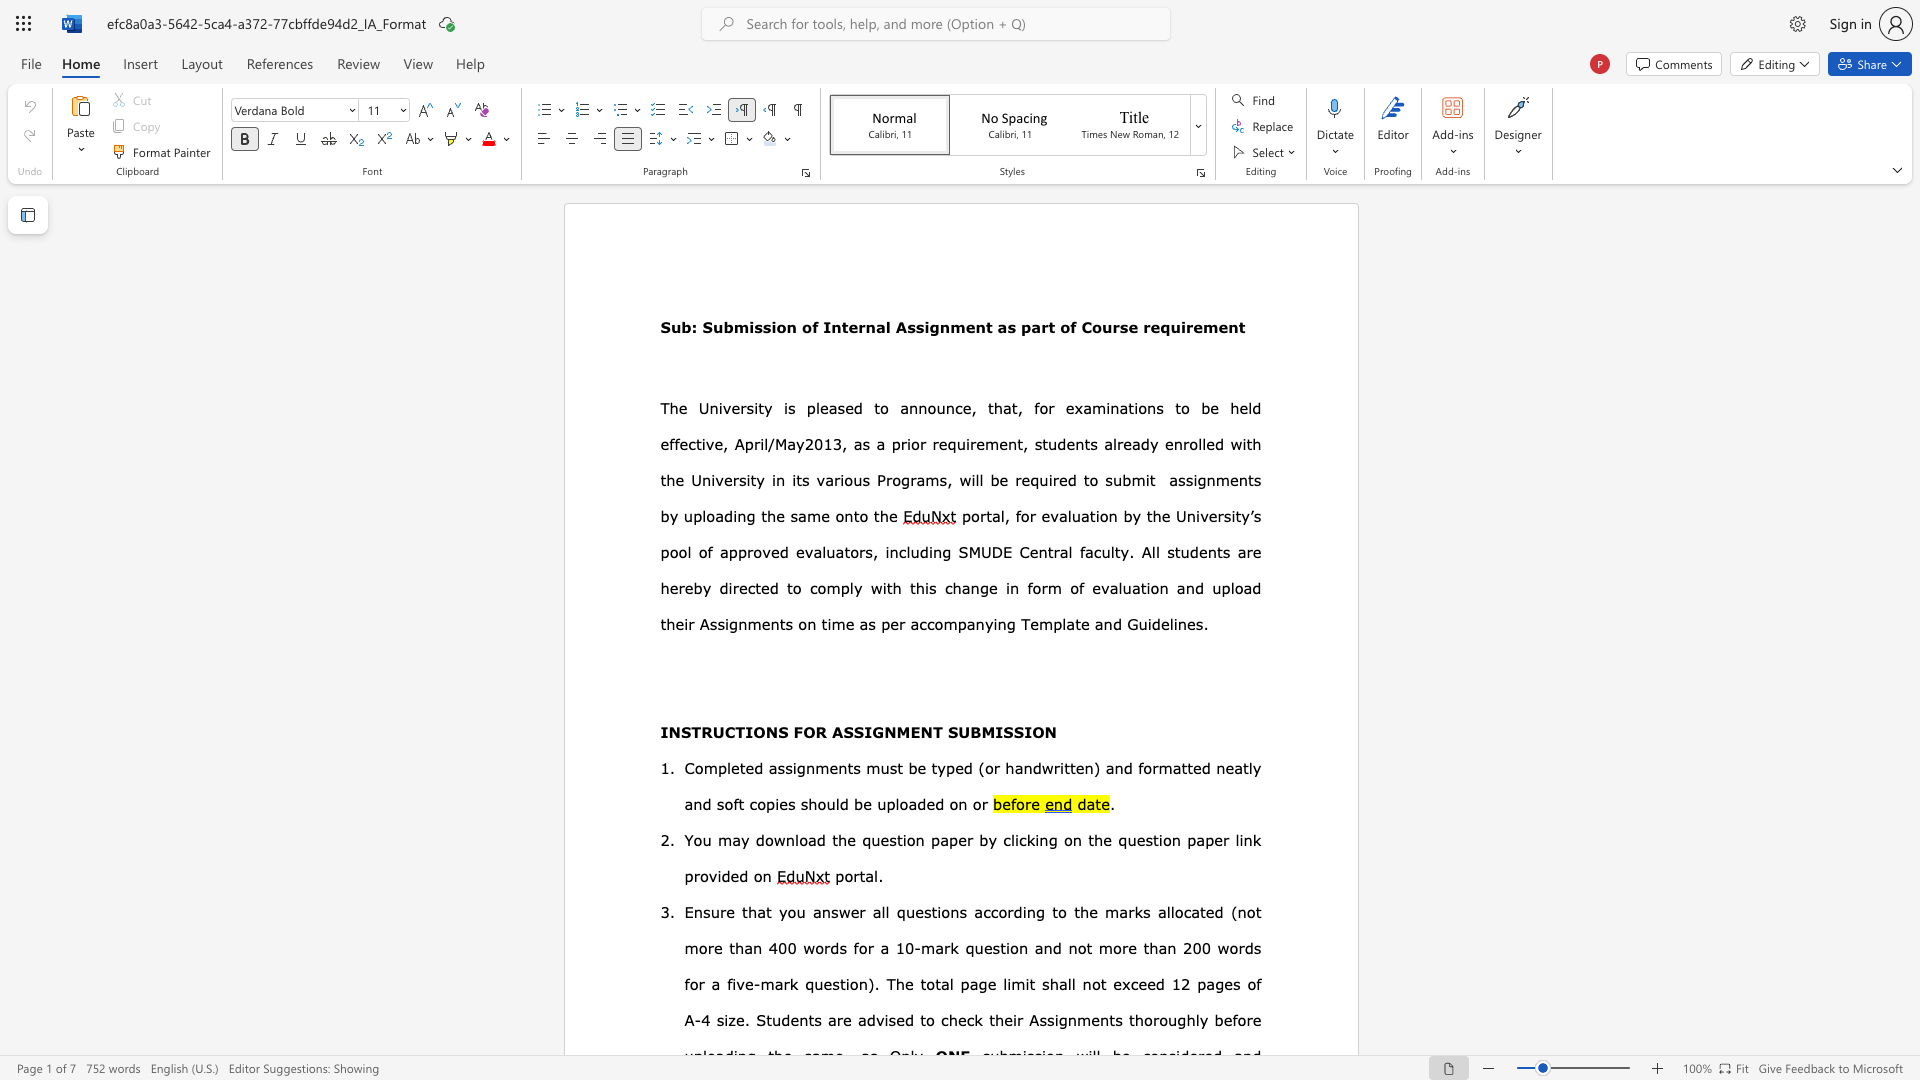  Describe the element at coordinates (978, 766) in the screenshot. I see `the subset text "(or handwritten)" within the text "(or handwritten)"` at that location.